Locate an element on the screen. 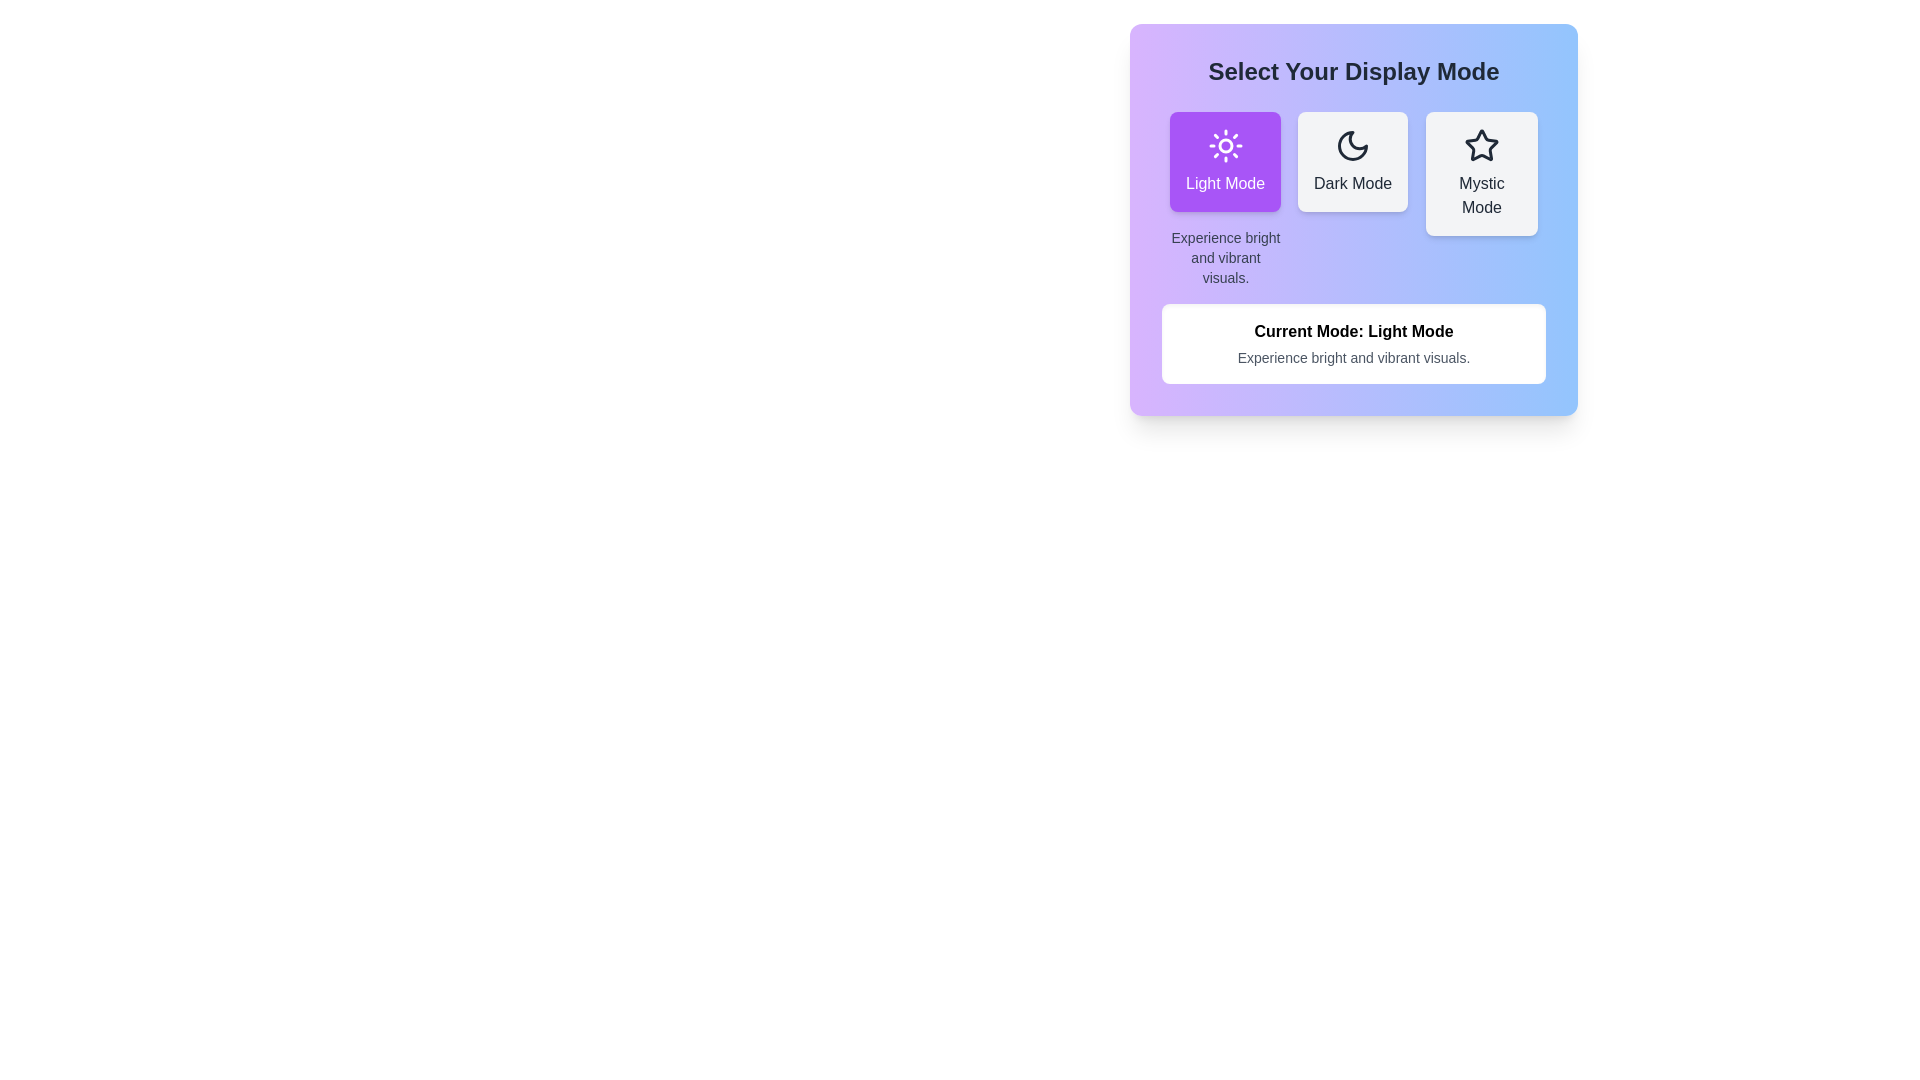 The image size is (1920, 1080). the theme Light Mode by clicking the corresponding button is located at coordinates (1223, 161).